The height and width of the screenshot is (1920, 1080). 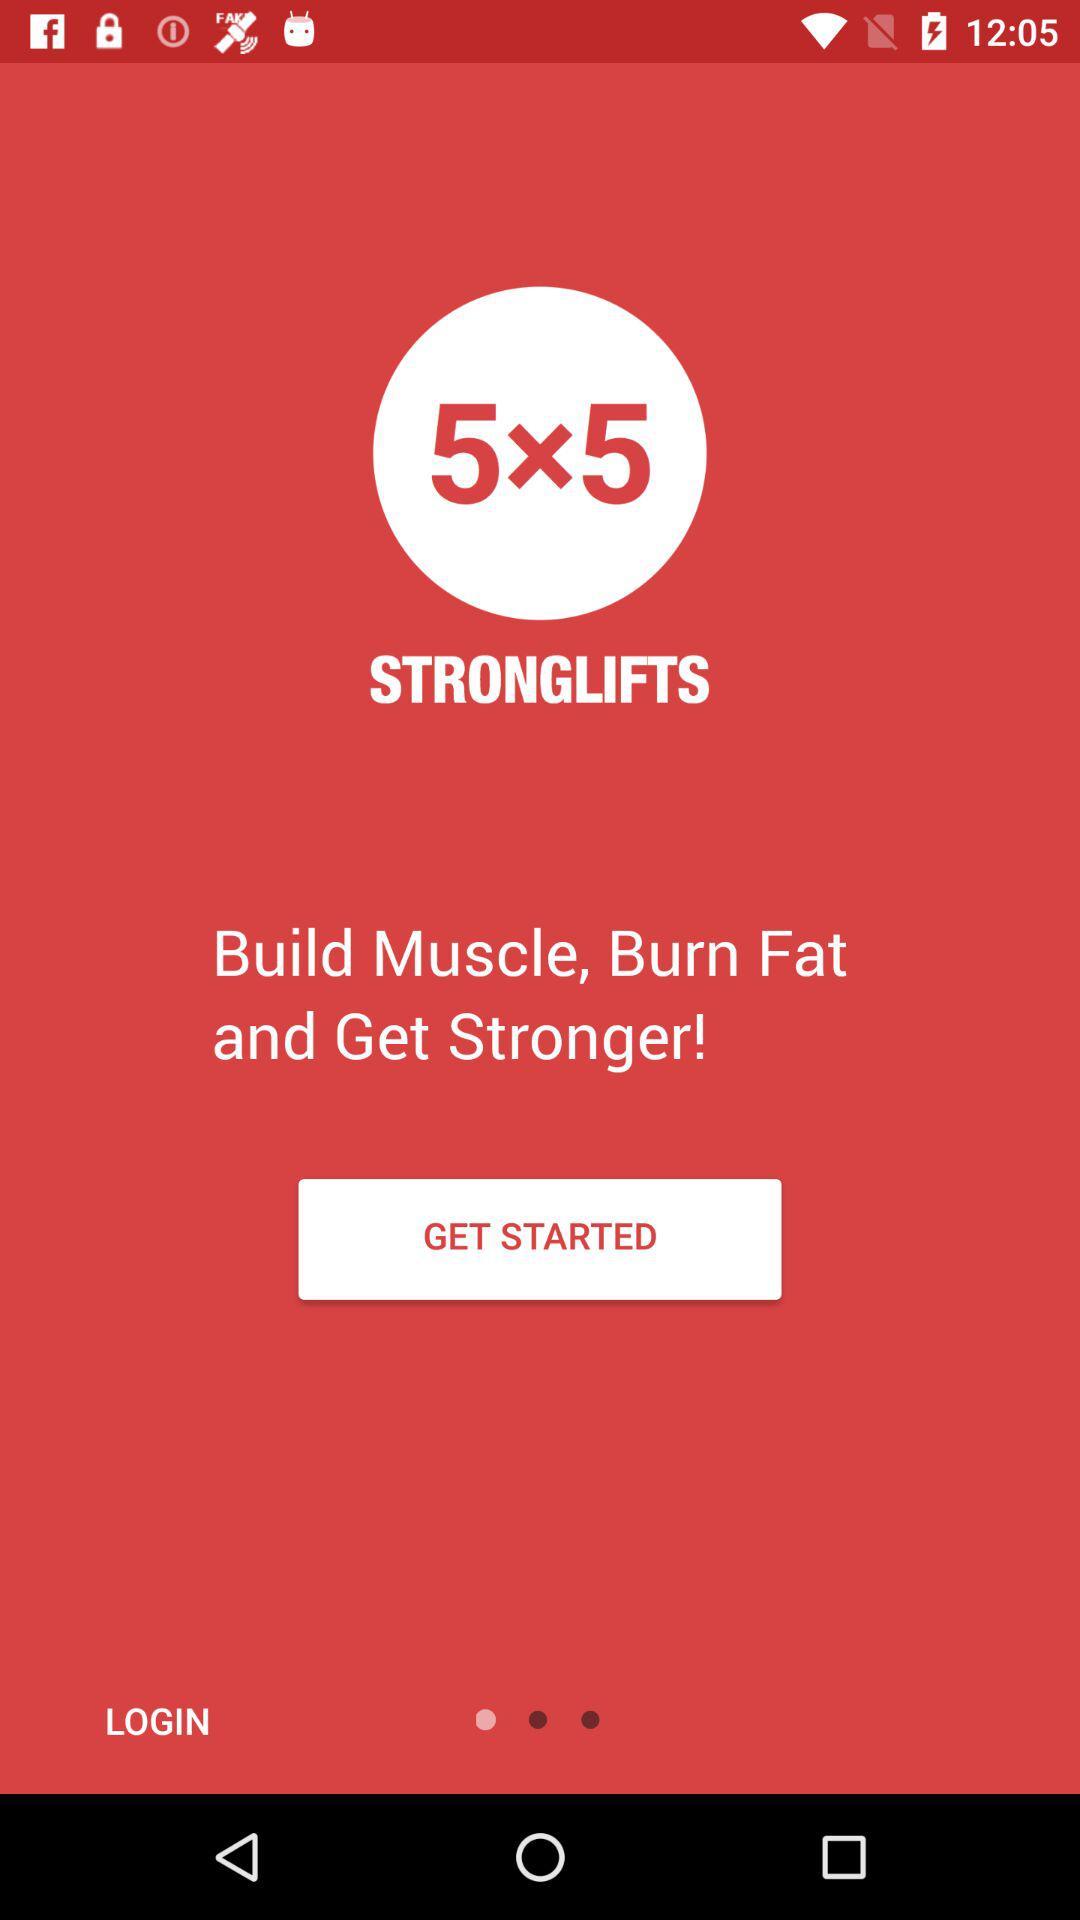 What do you see at coordinates (211, 1719) in the screenshot?
I see `the login` at bounding box center [211, 1719].